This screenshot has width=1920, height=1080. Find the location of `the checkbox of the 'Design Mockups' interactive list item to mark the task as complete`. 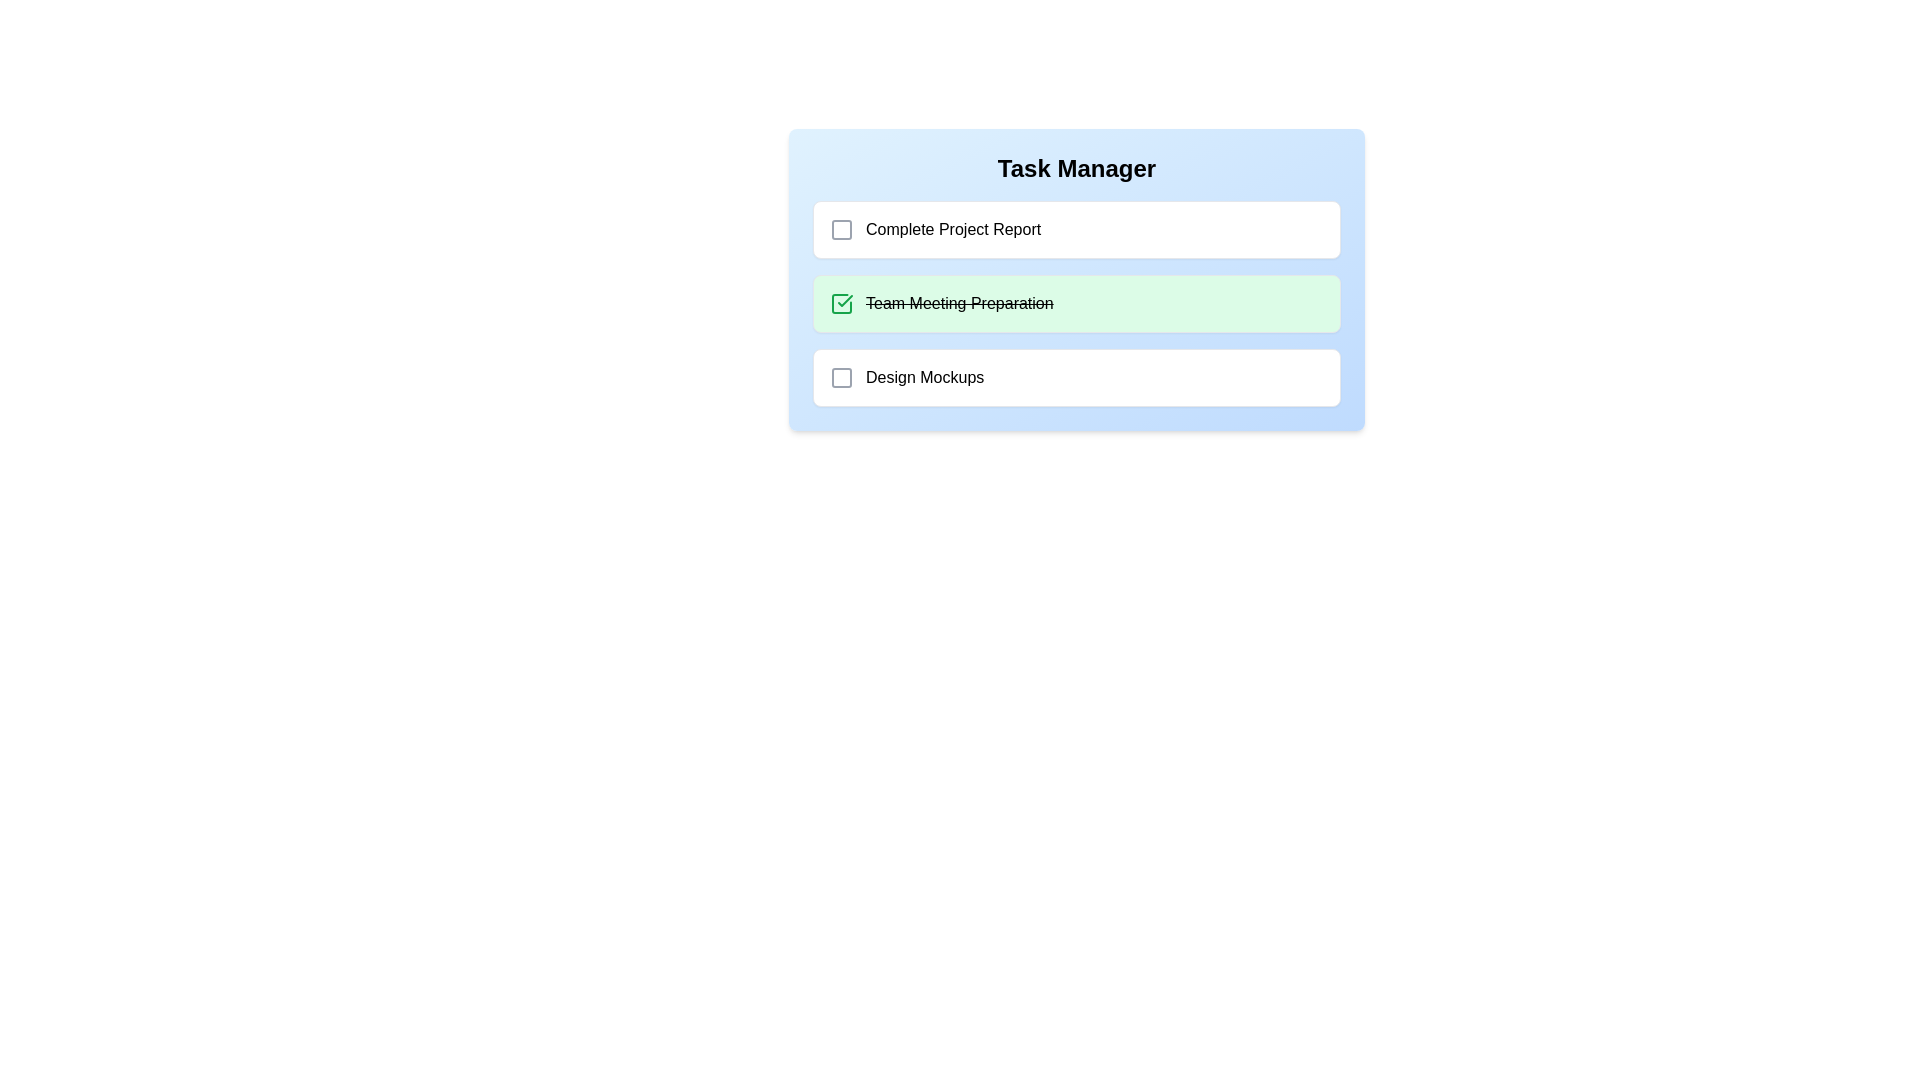

the checkbox of the 'Design Mockups' interactive list item to mark the task as complete is located at coordinates (1075, 378).